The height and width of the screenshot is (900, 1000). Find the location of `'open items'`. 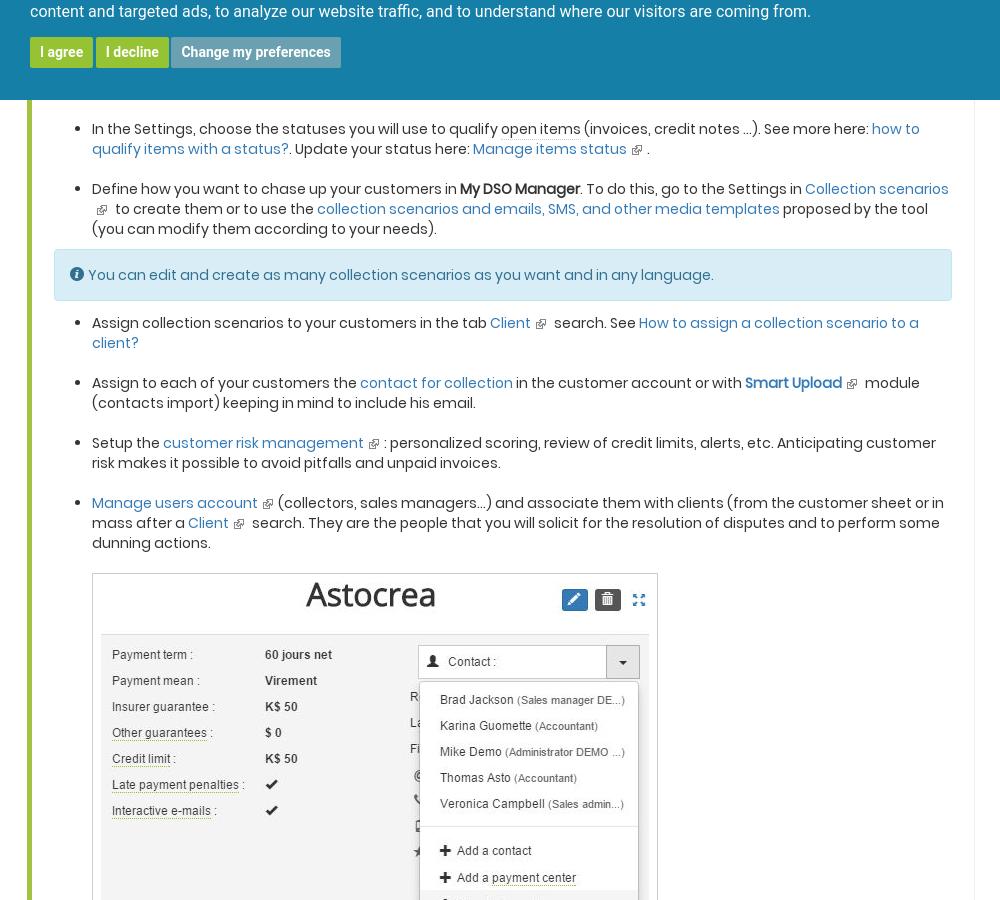

'open items' is located at coordinates (541, 128).